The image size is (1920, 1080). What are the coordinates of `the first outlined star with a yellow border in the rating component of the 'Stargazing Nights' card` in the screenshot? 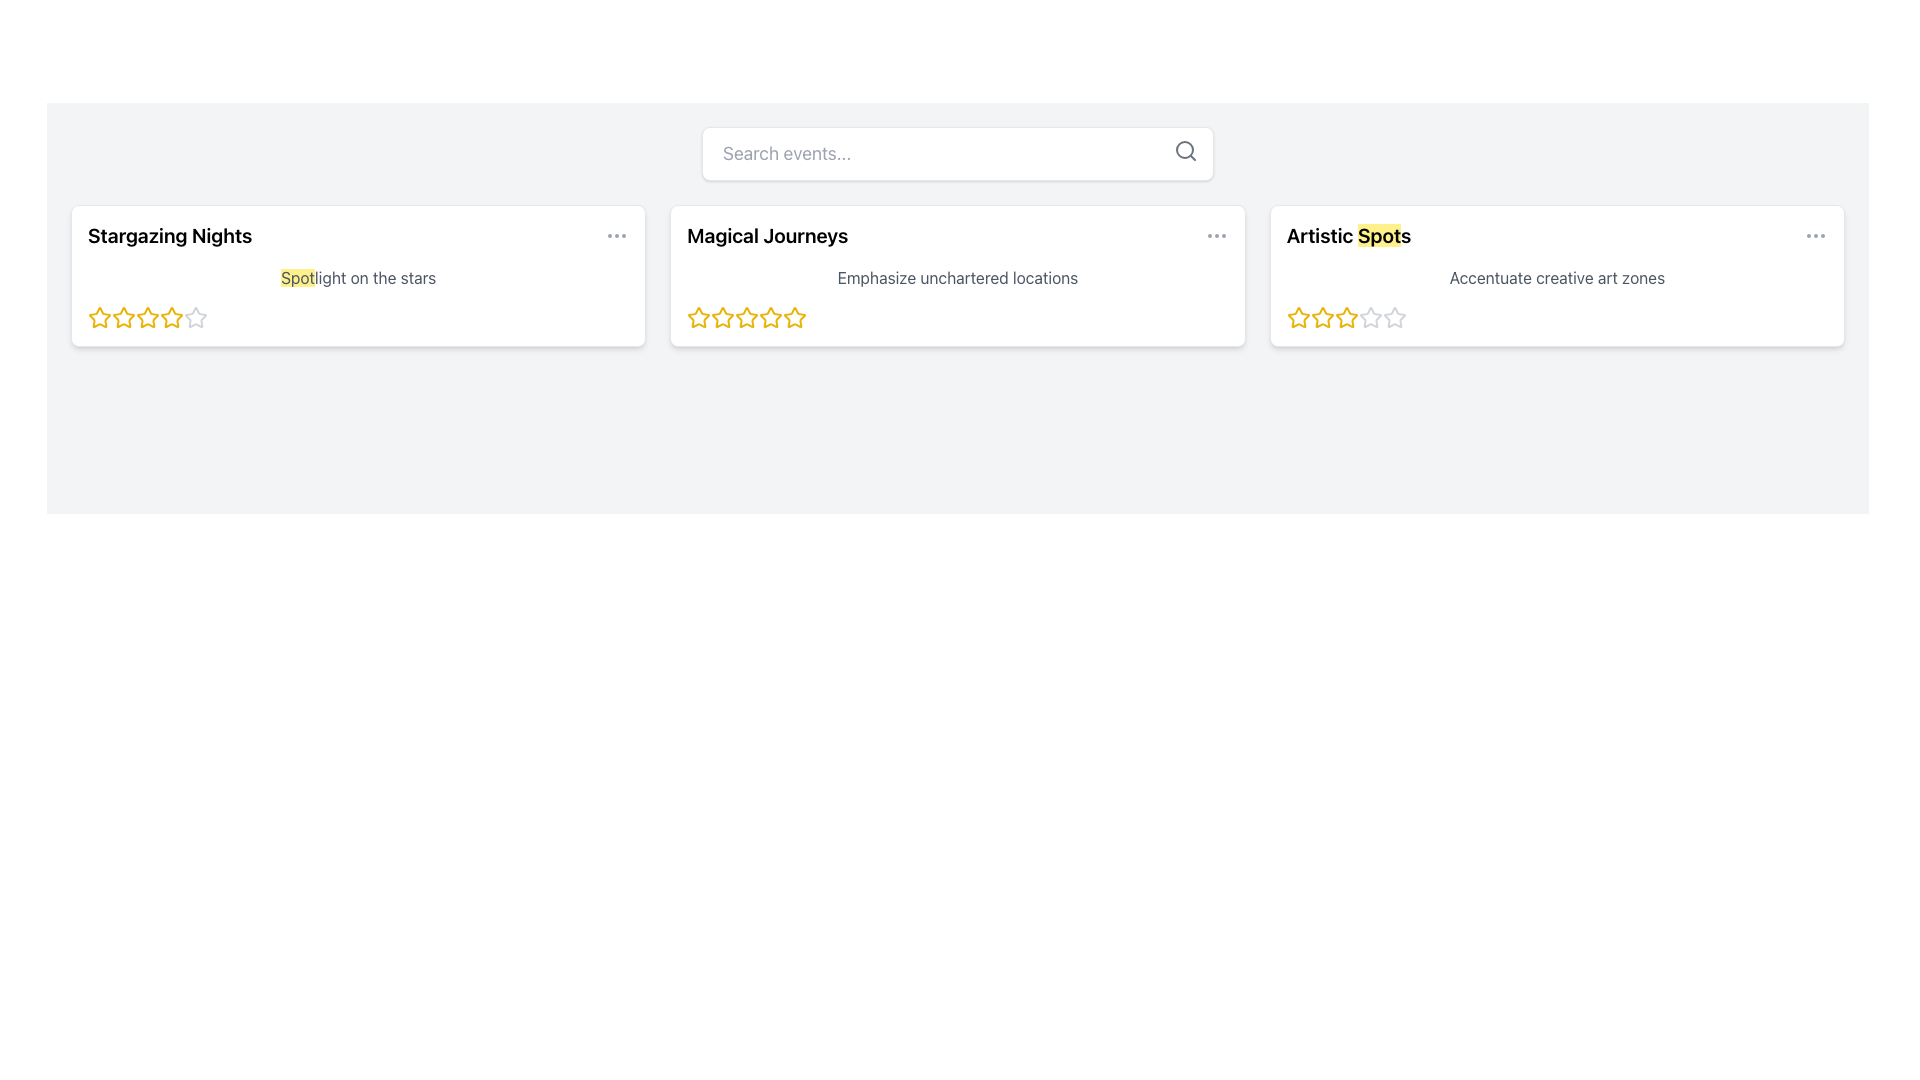 It's located at (99, 316).